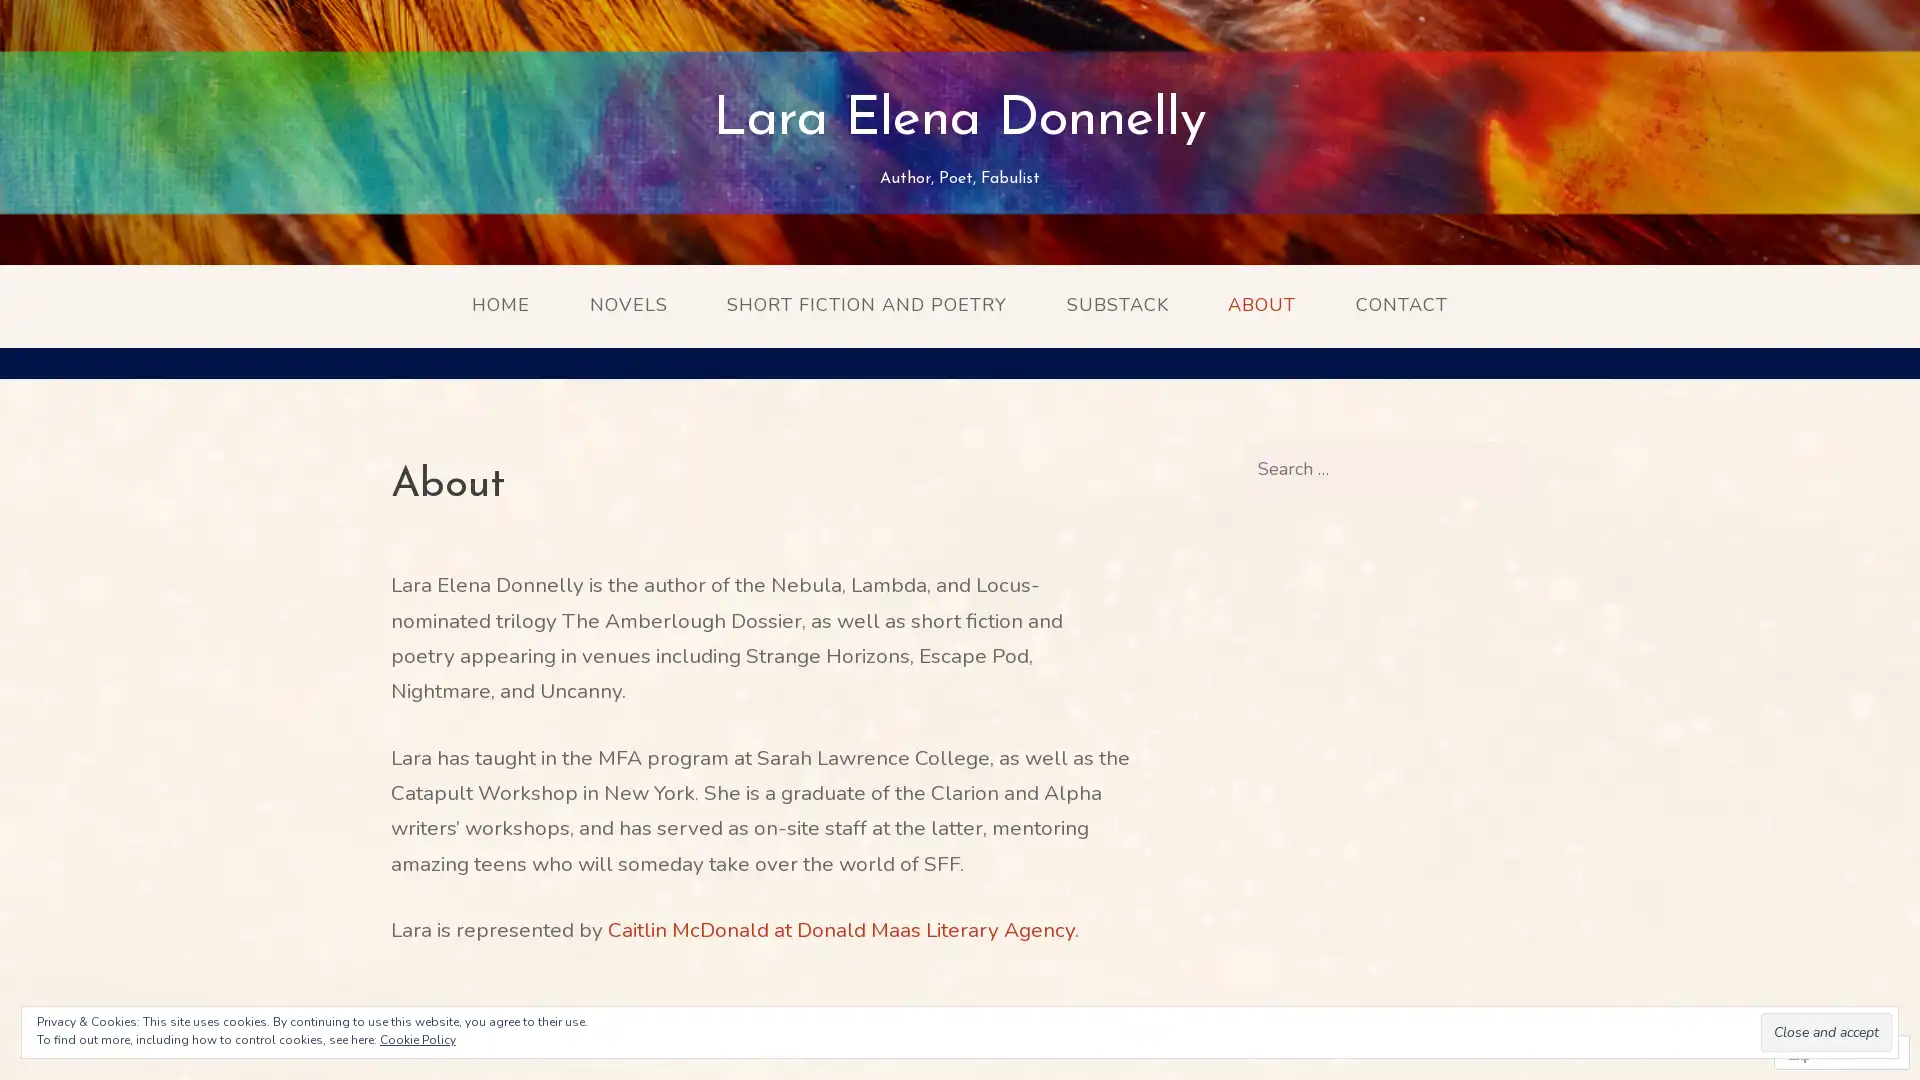 The width and height of the screenshot is (1920, 1080). Describe the element at coordinates (1826, 1032) in the screenshot. I see `Close and accept` at that location.